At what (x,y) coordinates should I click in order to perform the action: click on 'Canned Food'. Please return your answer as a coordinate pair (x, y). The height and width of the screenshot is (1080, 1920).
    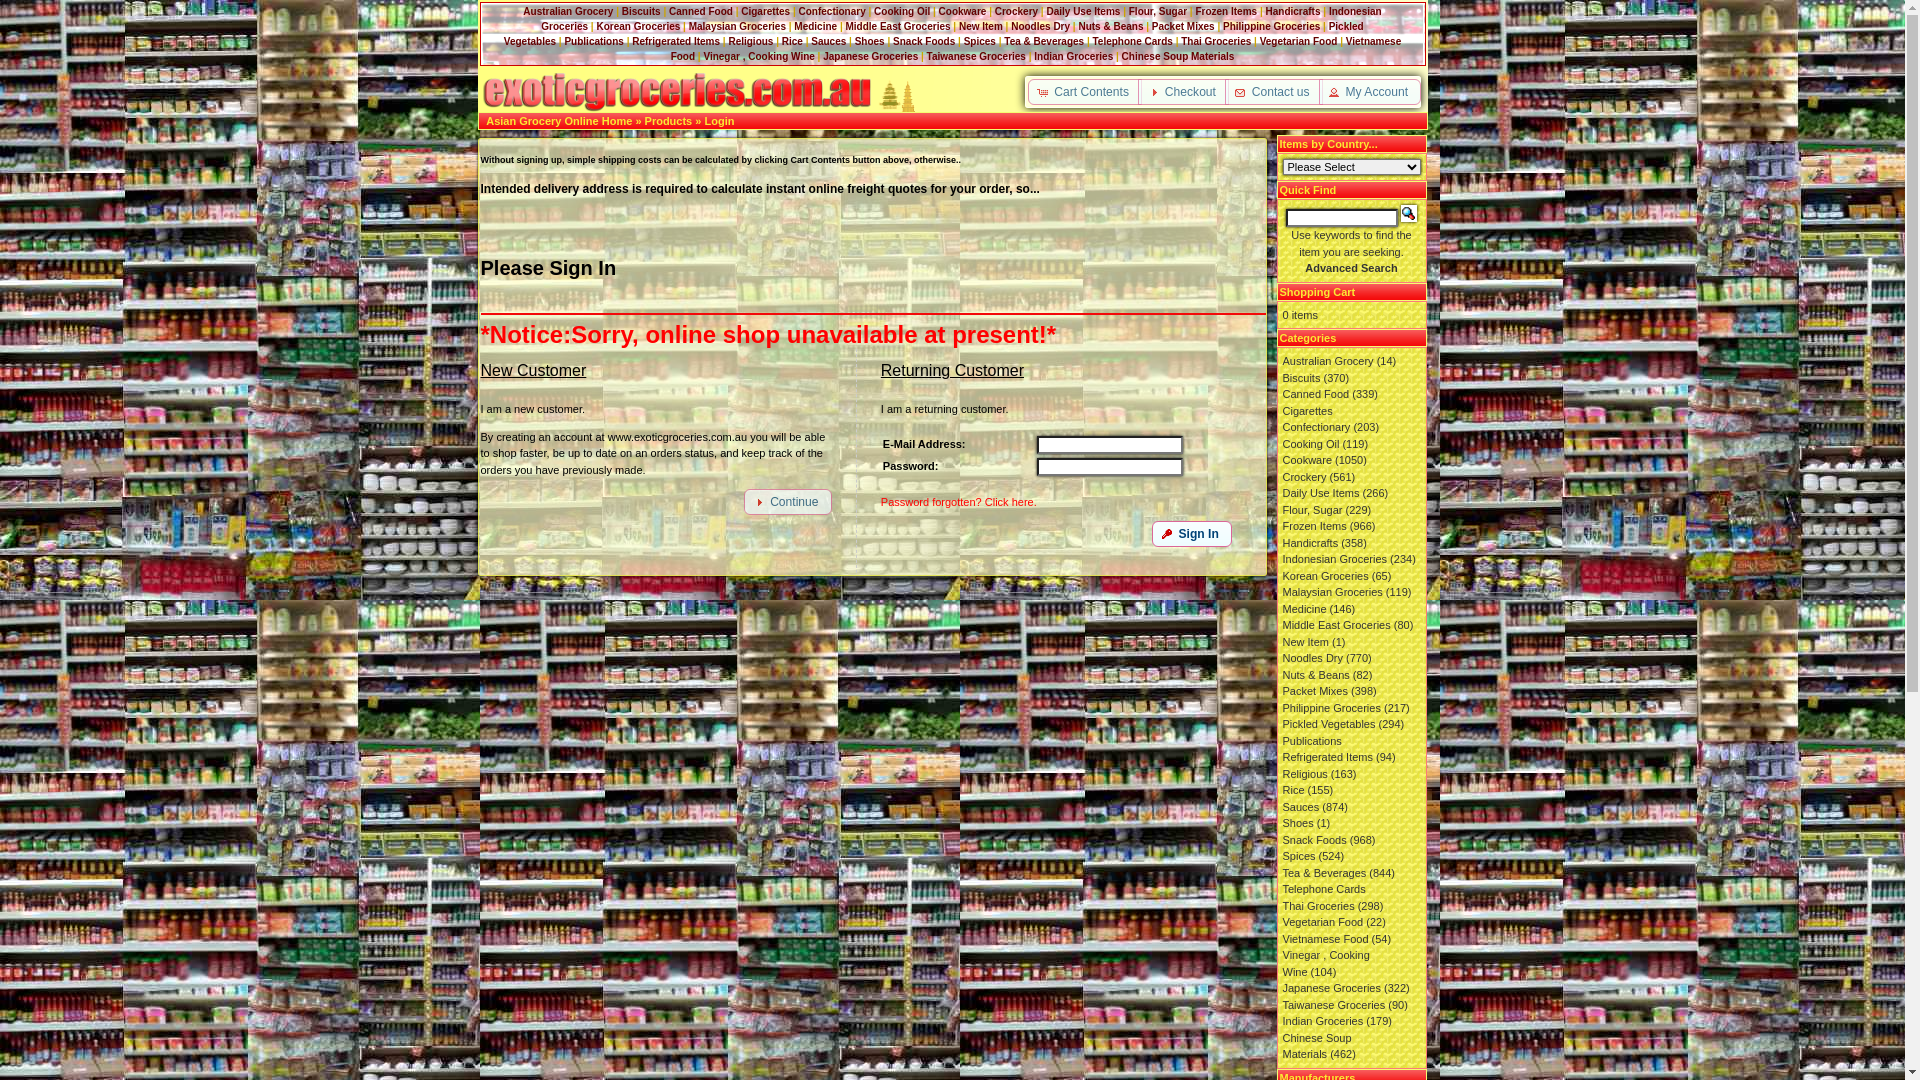
    Looking at the image, I should click on (1315, 393).